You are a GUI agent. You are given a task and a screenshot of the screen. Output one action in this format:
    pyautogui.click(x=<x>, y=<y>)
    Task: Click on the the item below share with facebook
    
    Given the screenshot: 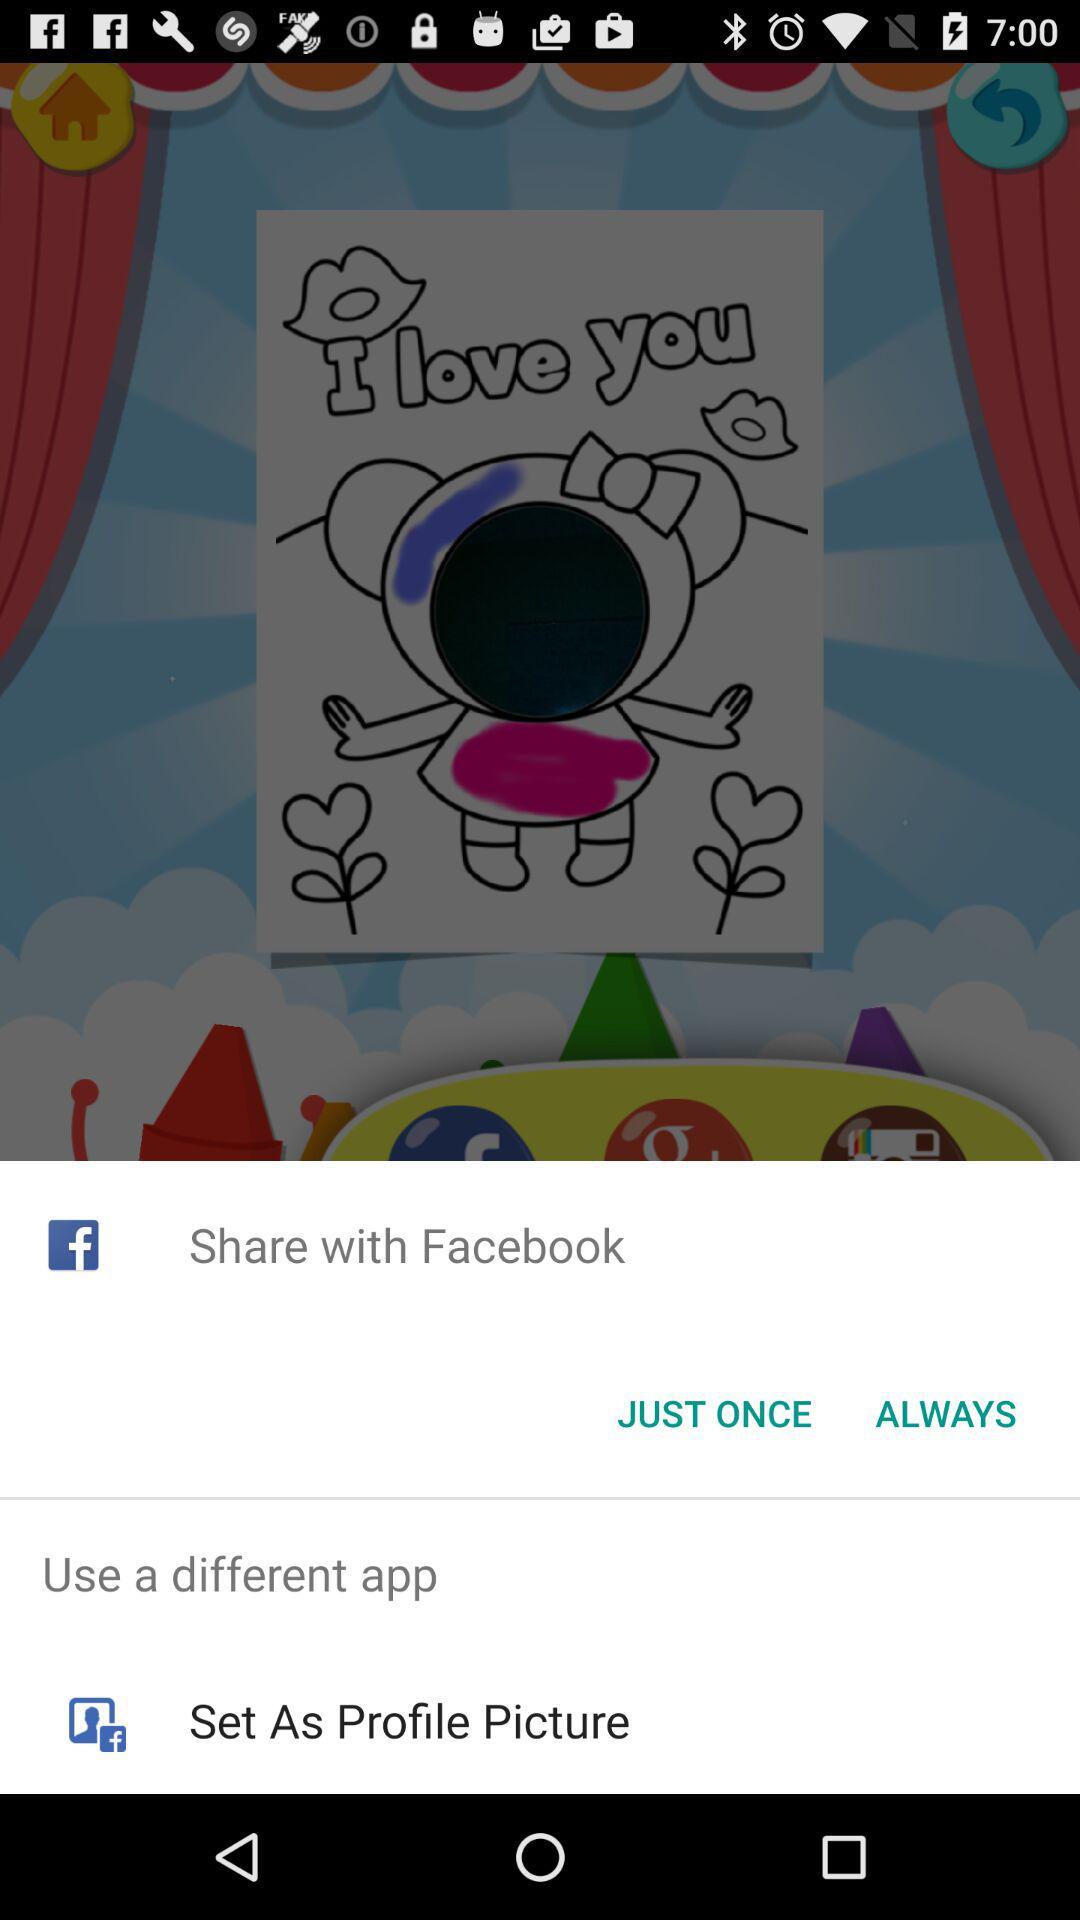 What is the action you would take?
    pyautogui.click(x=713, y=1411)
    